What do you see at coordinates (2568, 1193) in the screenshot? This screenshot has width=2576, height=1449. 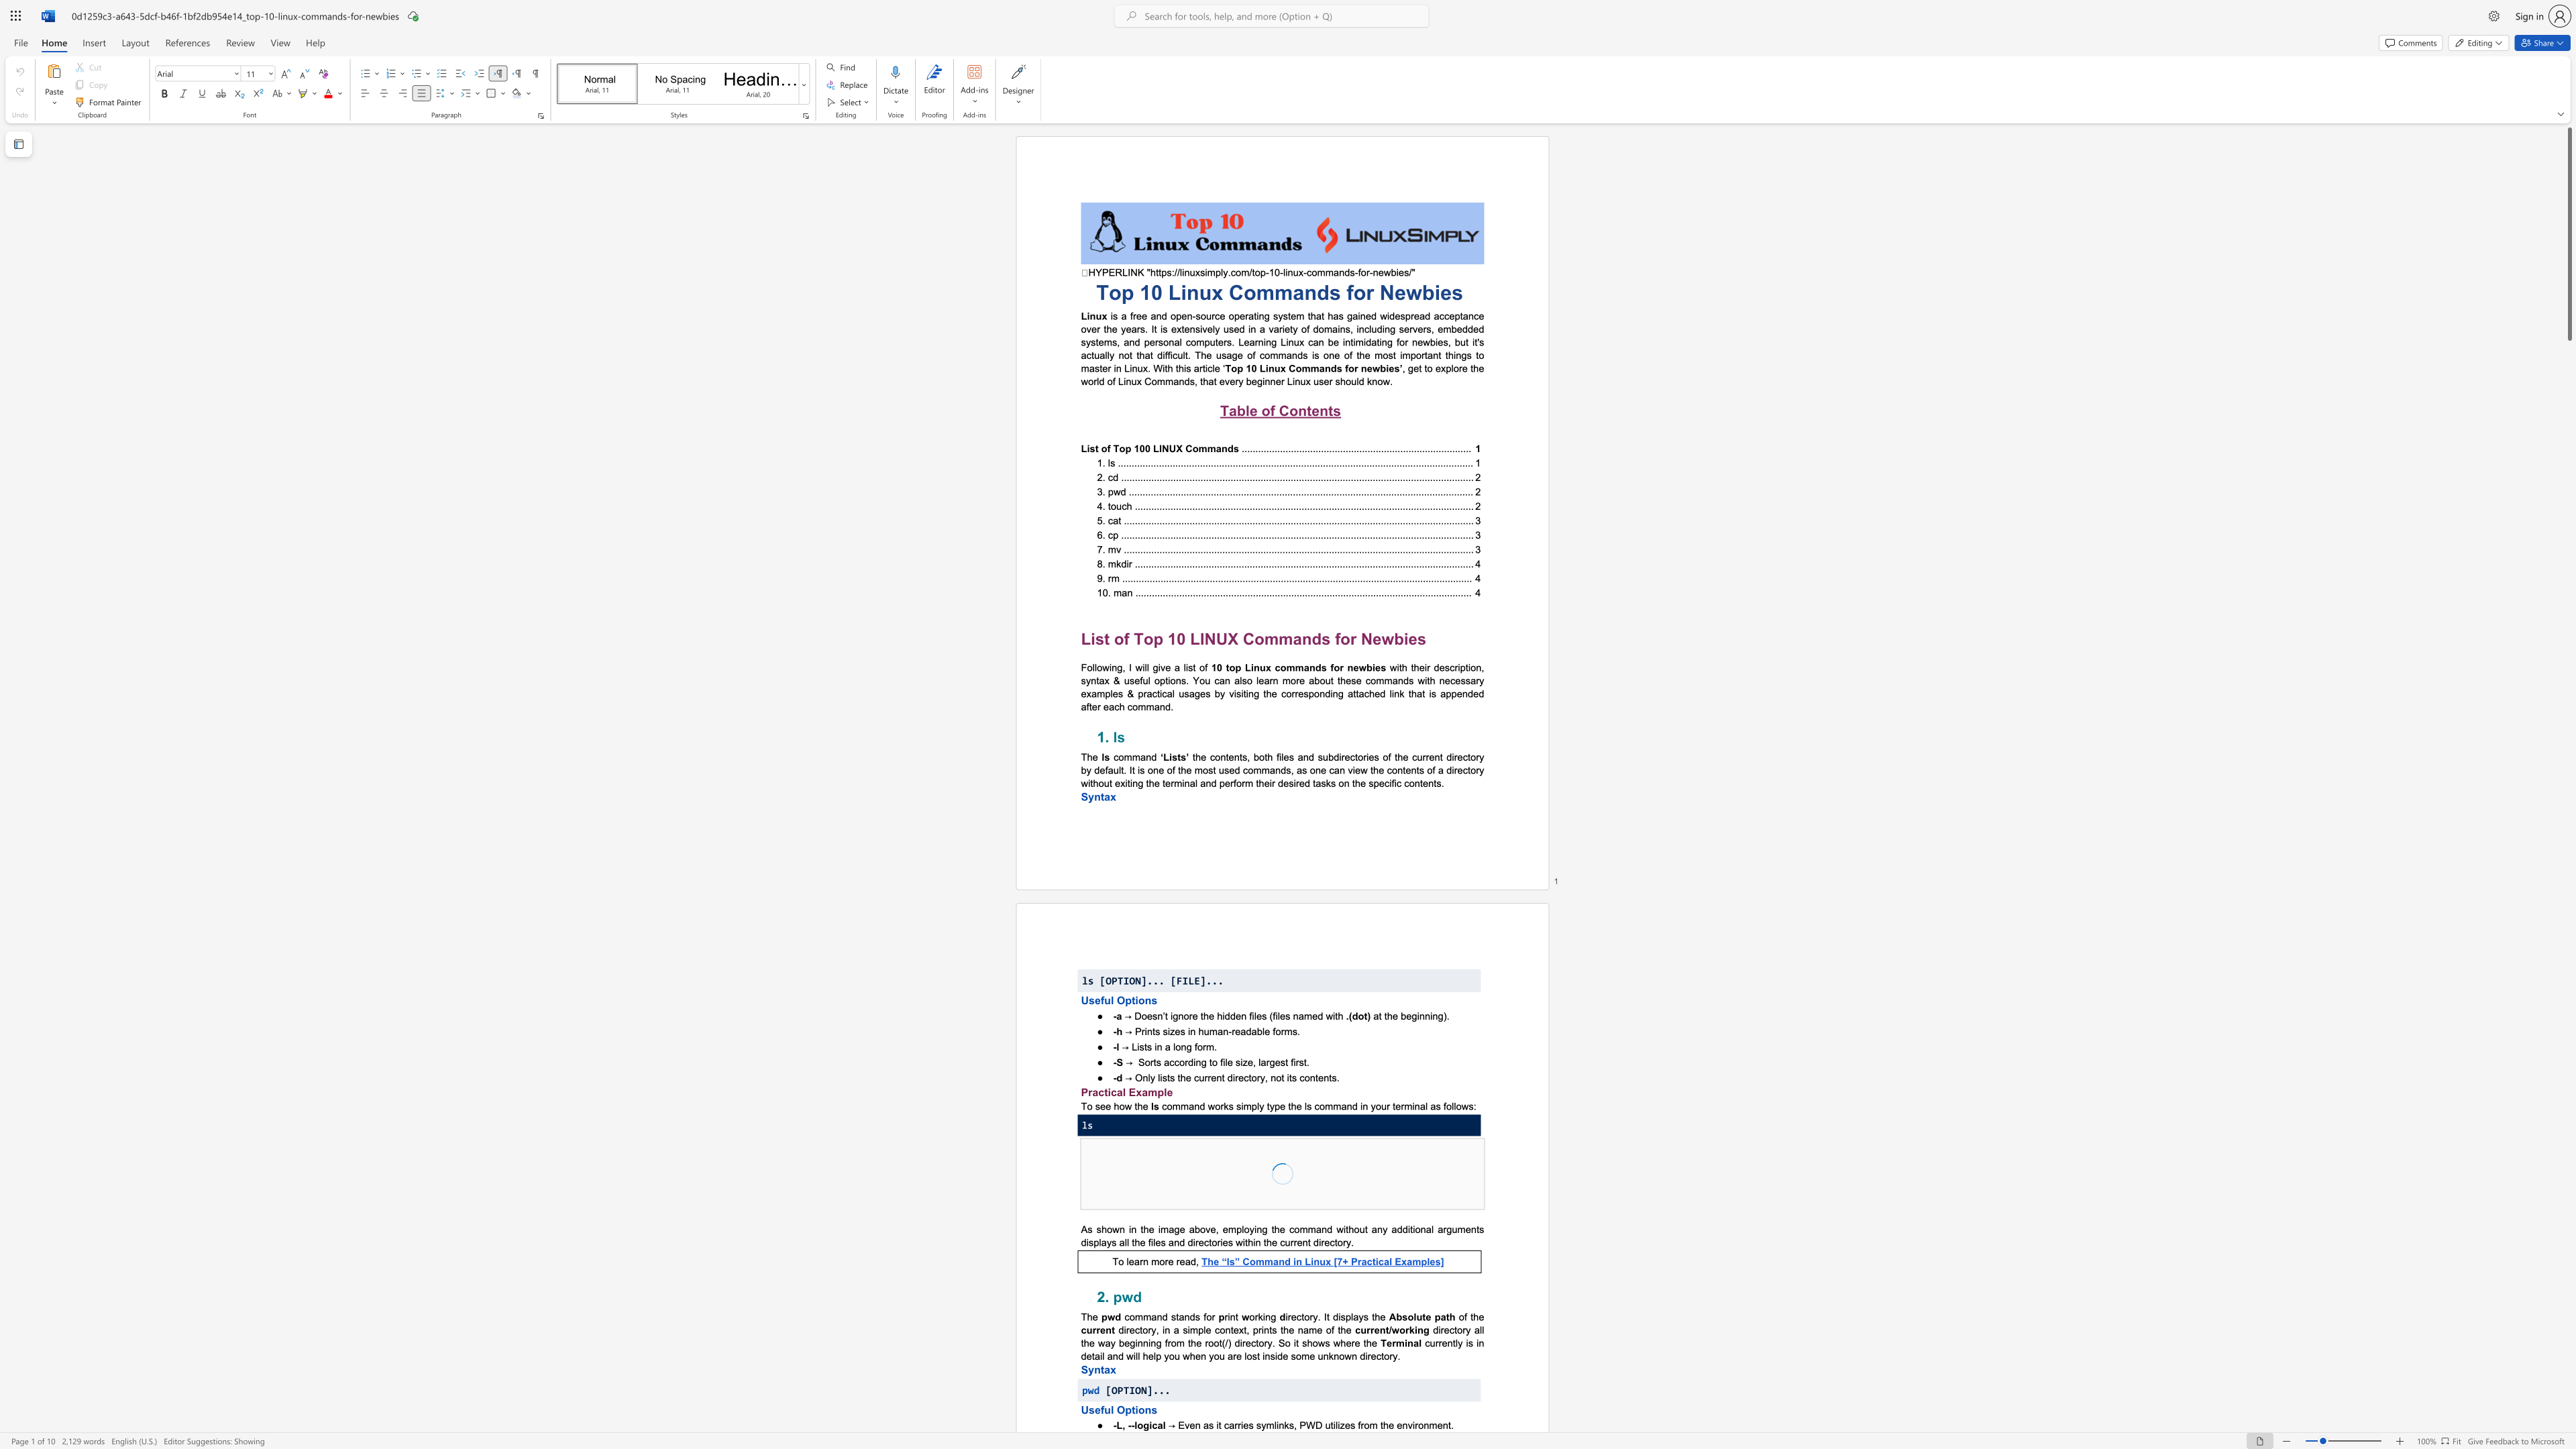 I see `the scrollbar to scroll the page down` at bounding box center [2568, 1193].